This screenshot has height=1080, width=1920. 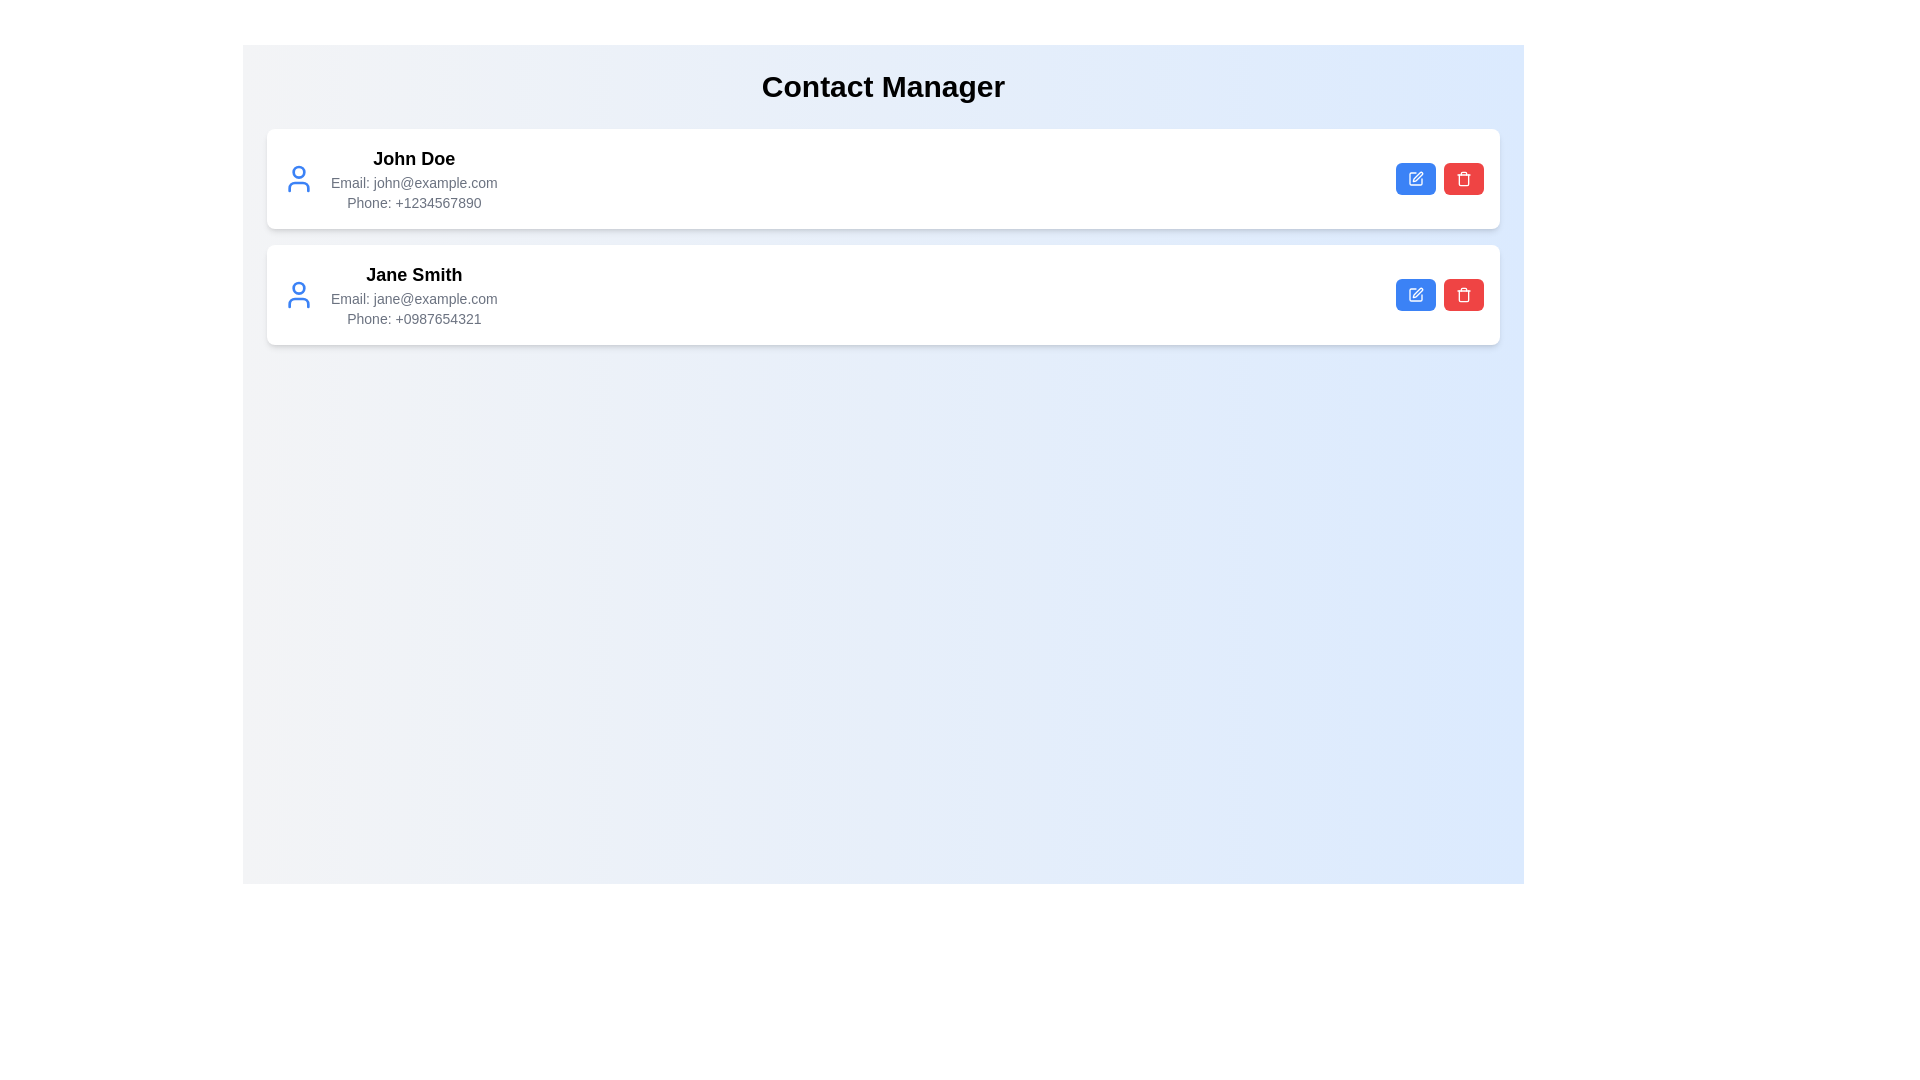 I want to click on the static text display showing the email address 'Email: john@example.com', located beneath 'John Doe' and above the phone number '+1234567890', so click(x=413, y=182).